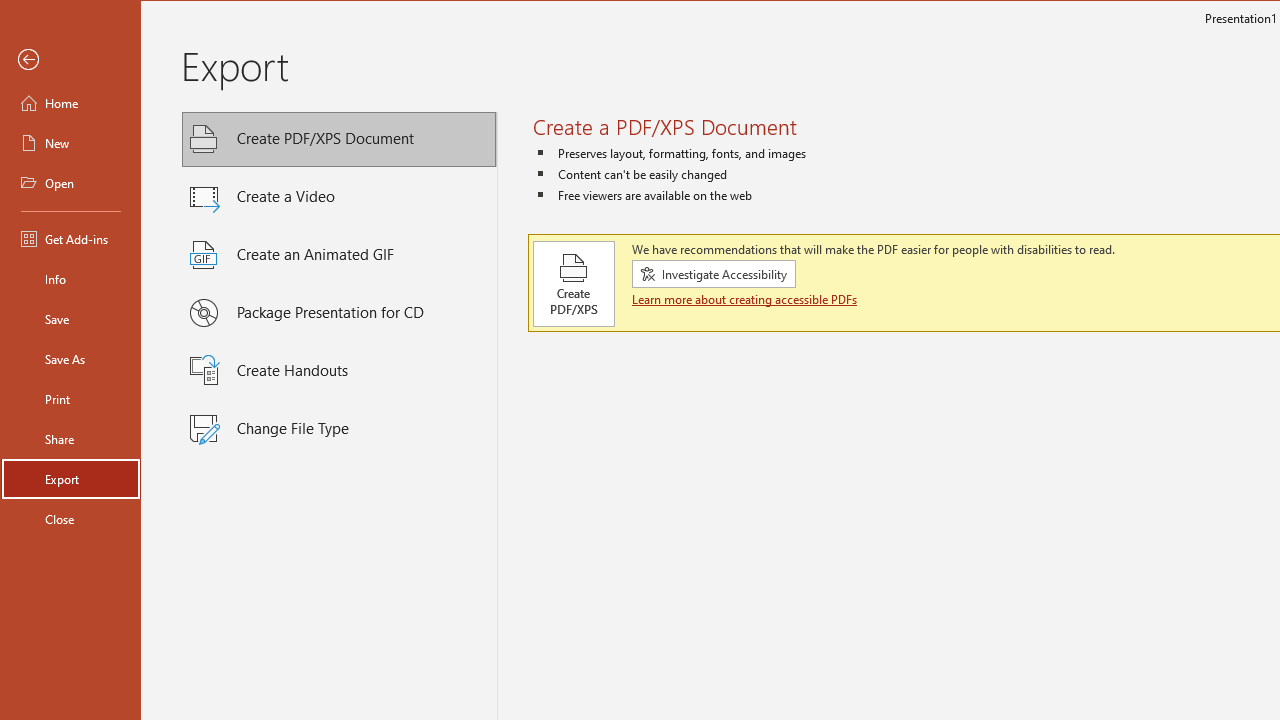  Describe the element at coordinates (71, 141) in the screenshot. I see `'New'` at that location.